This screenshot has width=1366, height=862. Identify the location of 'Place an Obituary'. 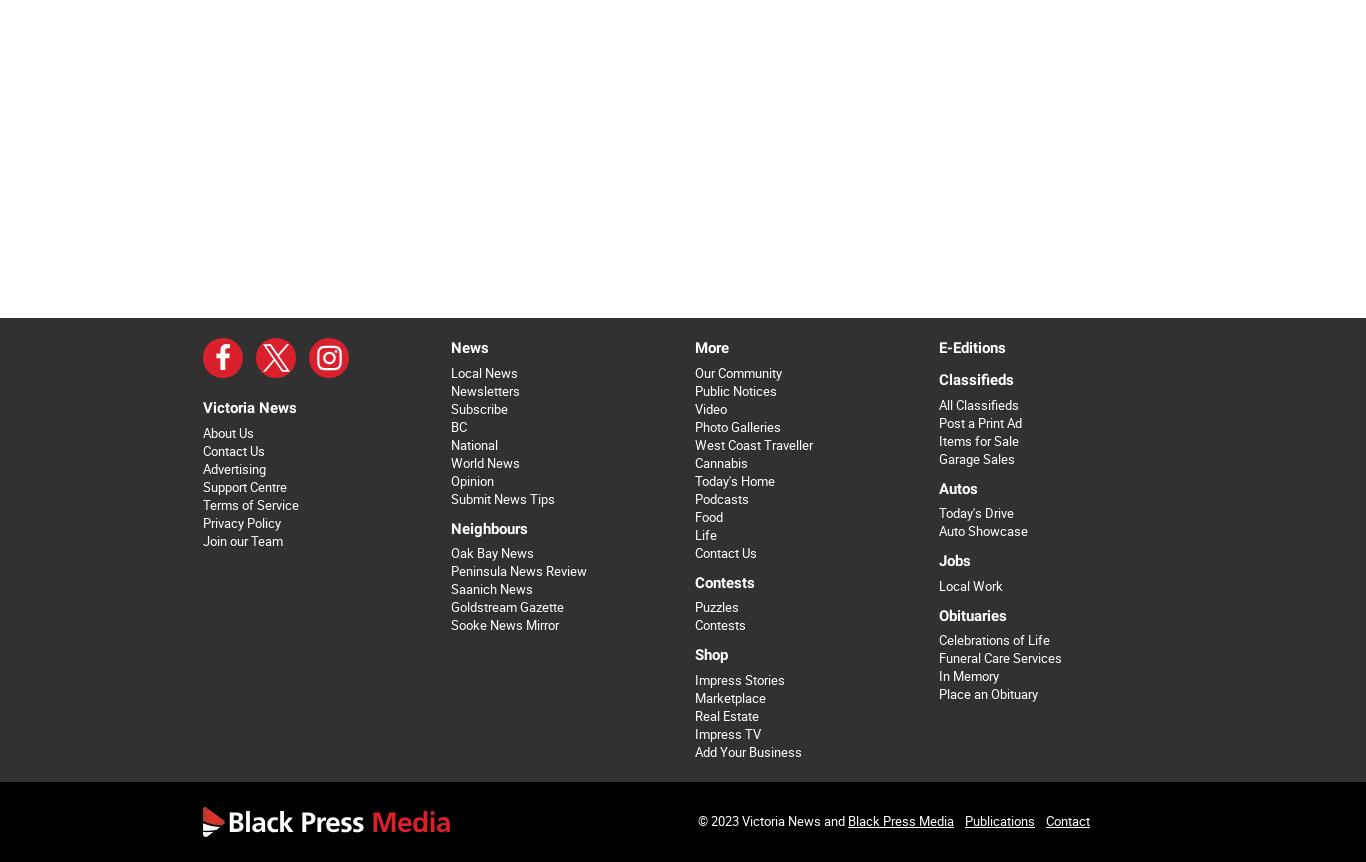
(987, 693).